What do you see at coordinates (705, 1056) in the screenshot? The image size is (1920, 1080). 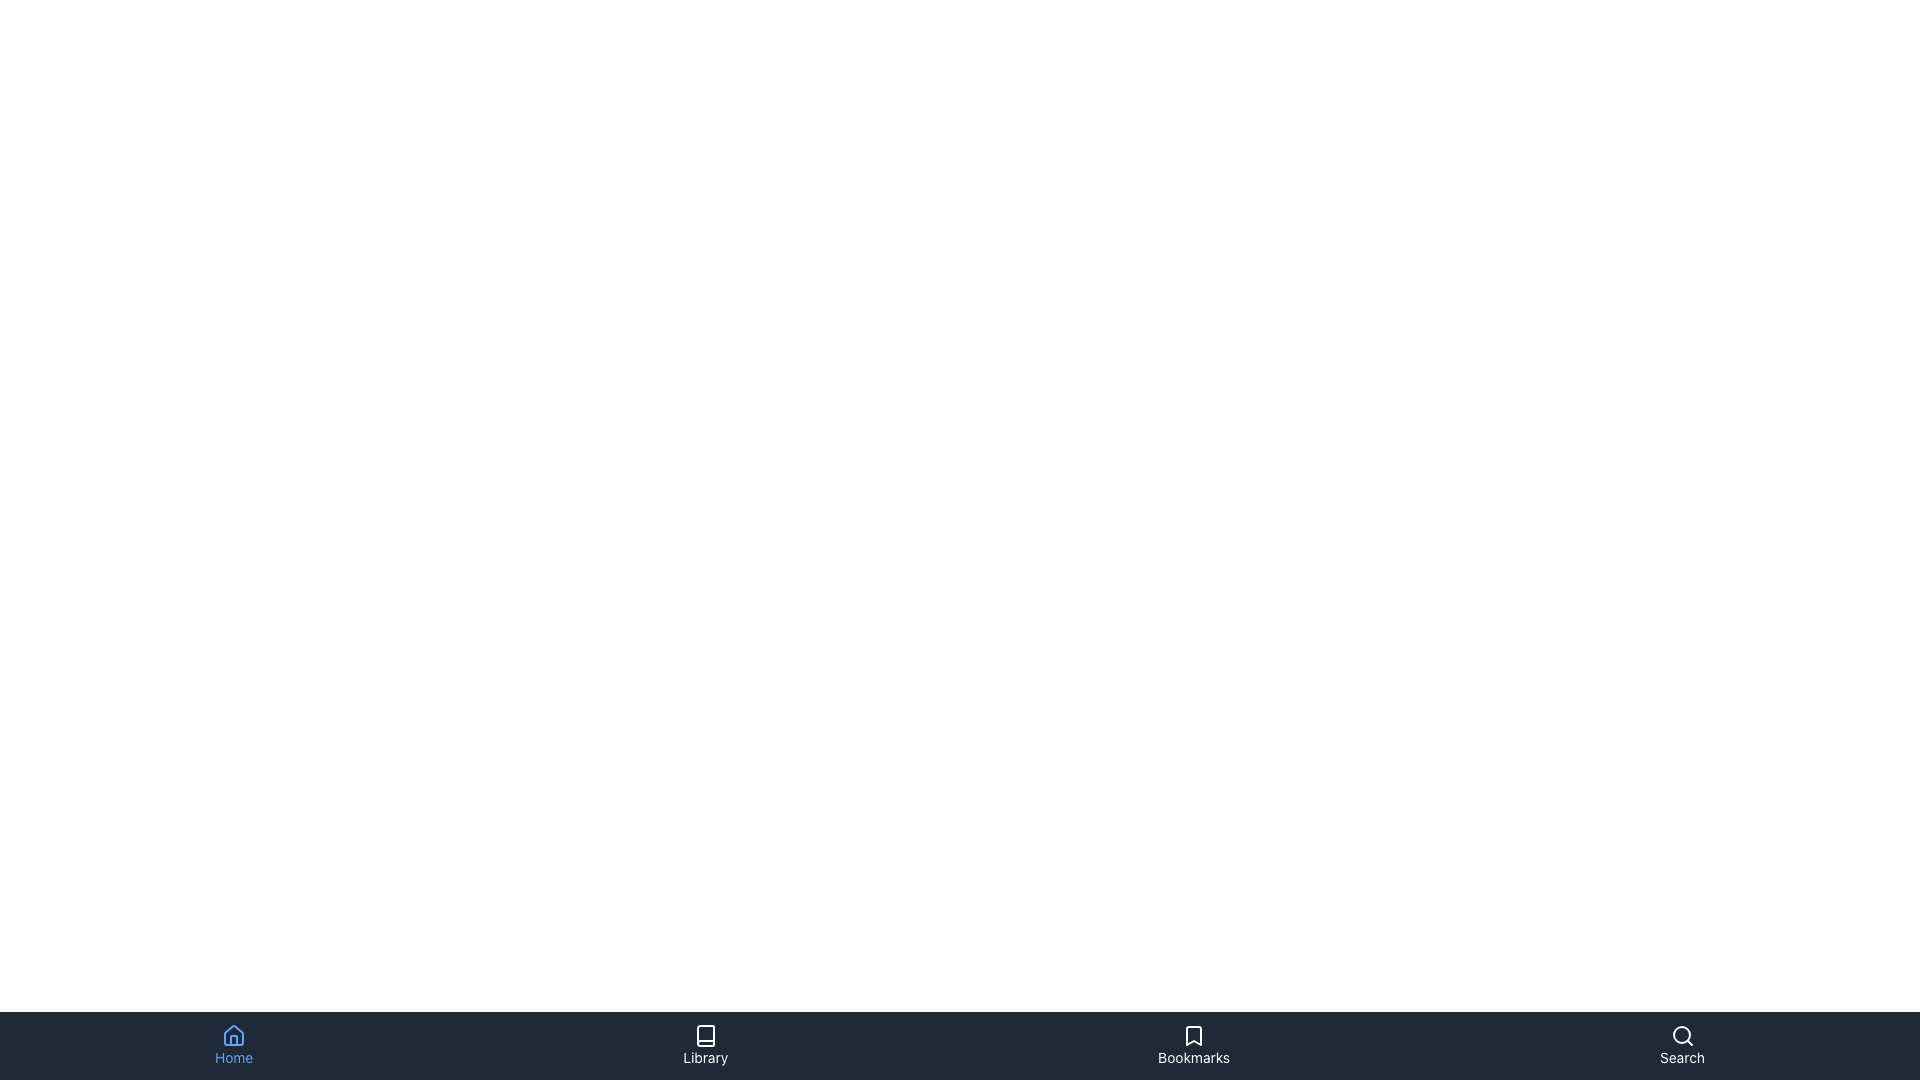 I see `the 'Library' label located below the SVG book icon in the bottom navigation bar` at bounding box center [705, 1056].